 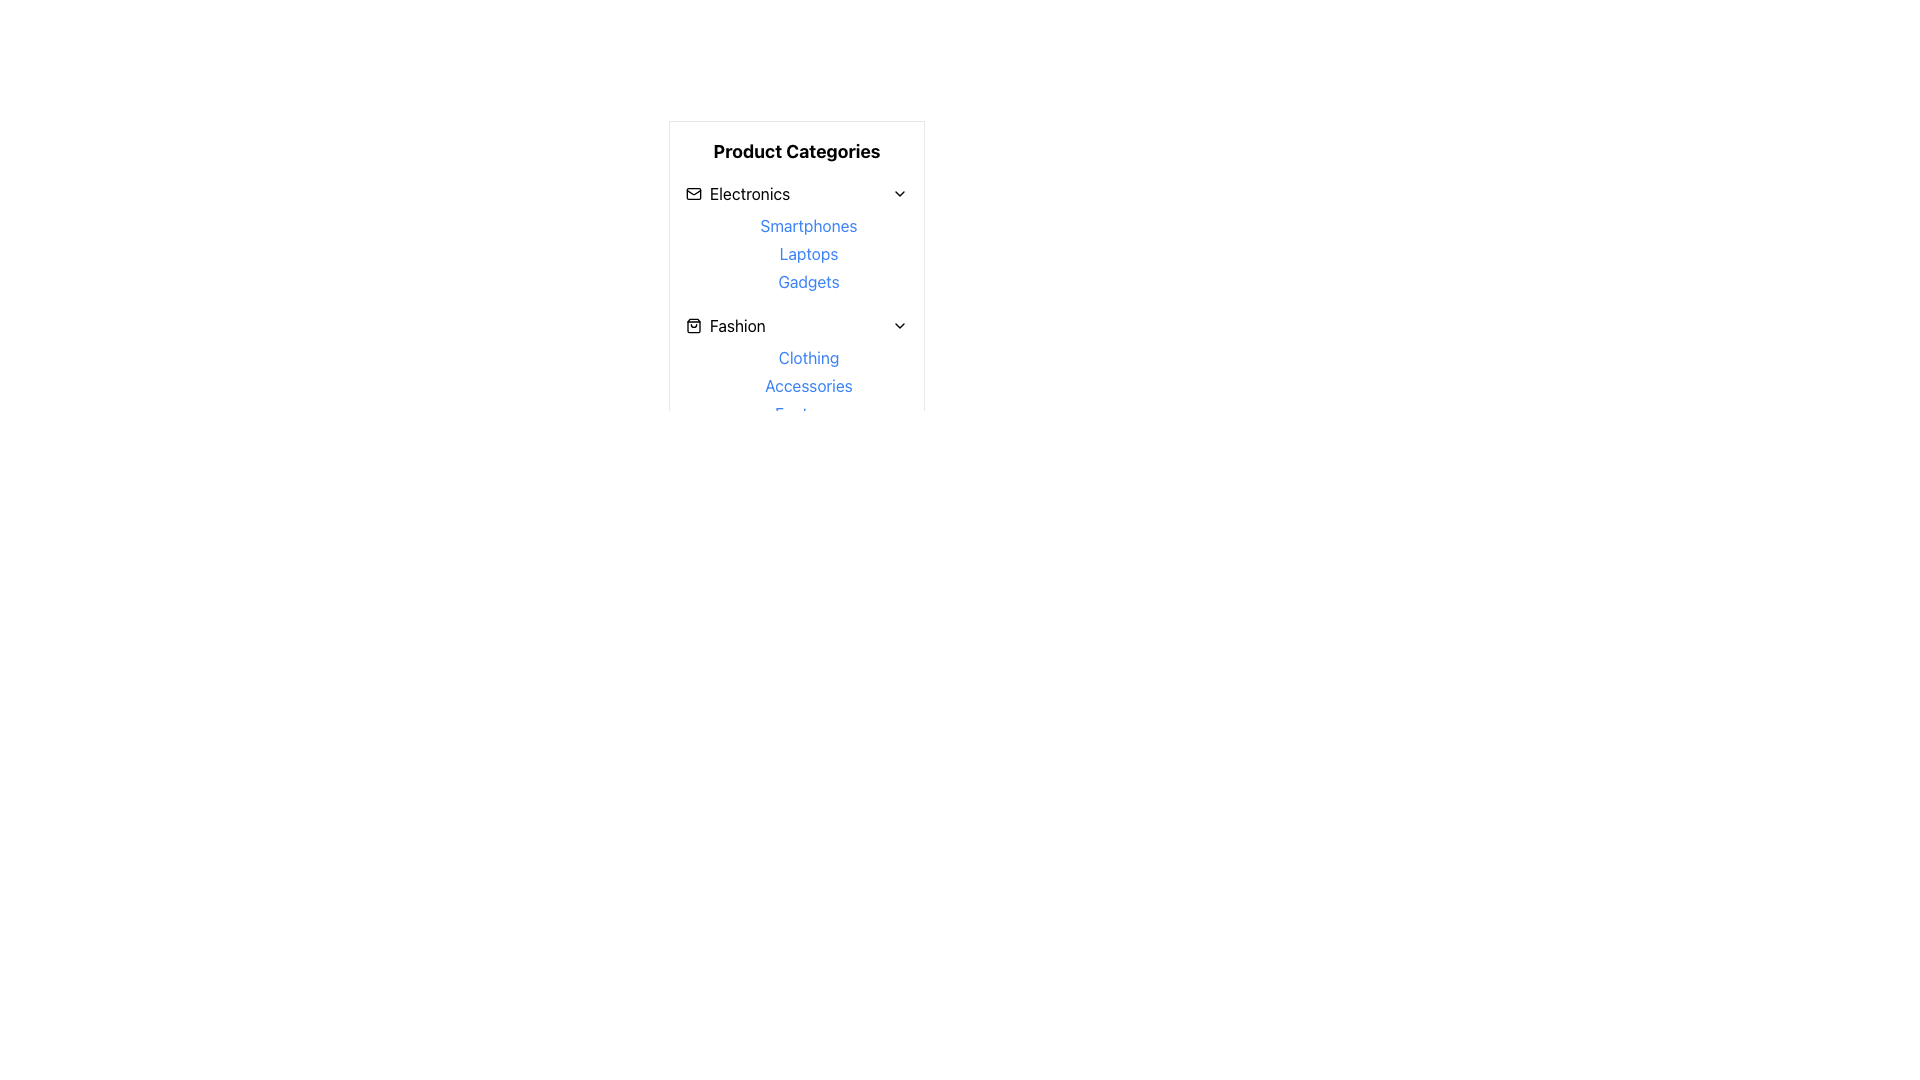 What do you see at coordinates (809, 357) in the screenshot?
I see `the hyperlink for 'Clothing' which is the first item under the 'Fashion' category` at bounding box center [809, 357].